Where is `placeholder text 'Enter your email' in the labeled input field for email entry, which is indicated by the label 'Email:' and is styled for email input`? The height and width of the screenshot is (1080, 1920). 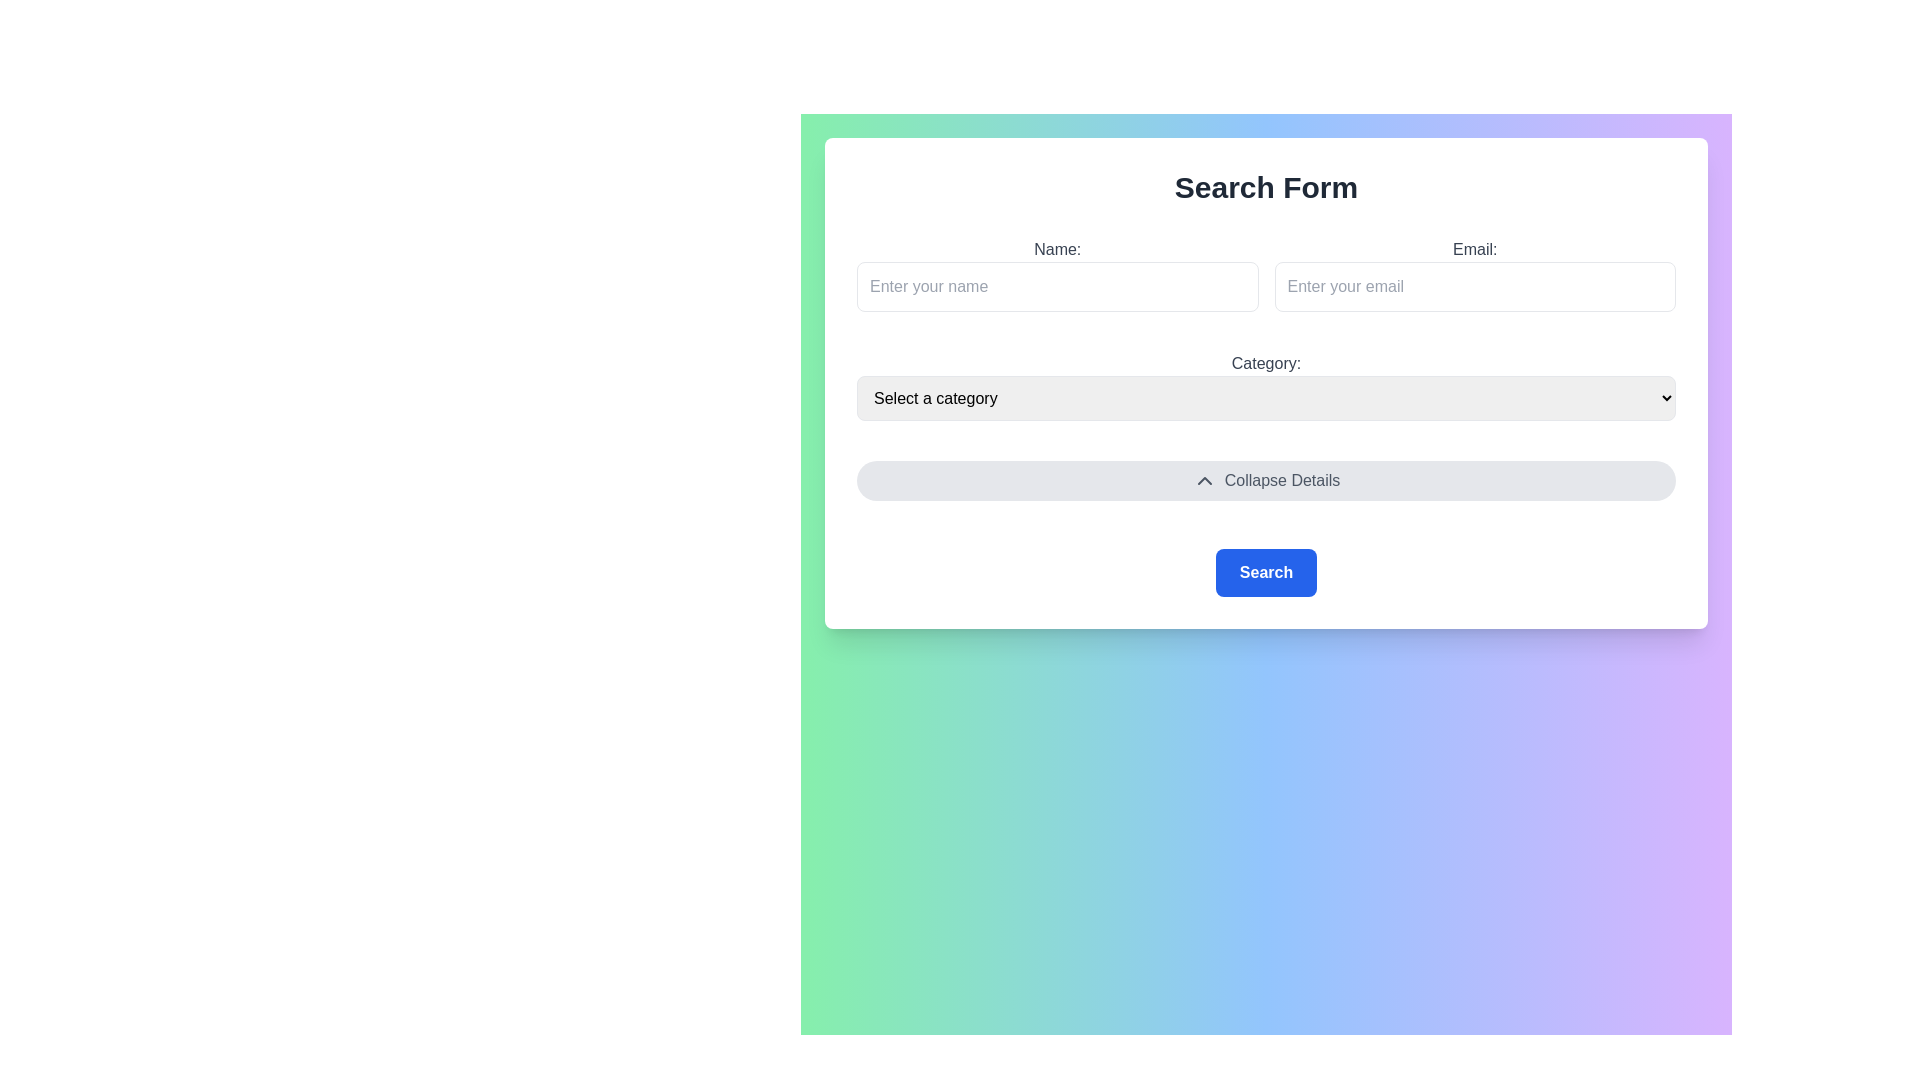
placeholder text 'Enter your email' in the labeled input field for email entry, which is indicated by the label 'Email:' and is styled for email input is located at coordinates (1475, 274).